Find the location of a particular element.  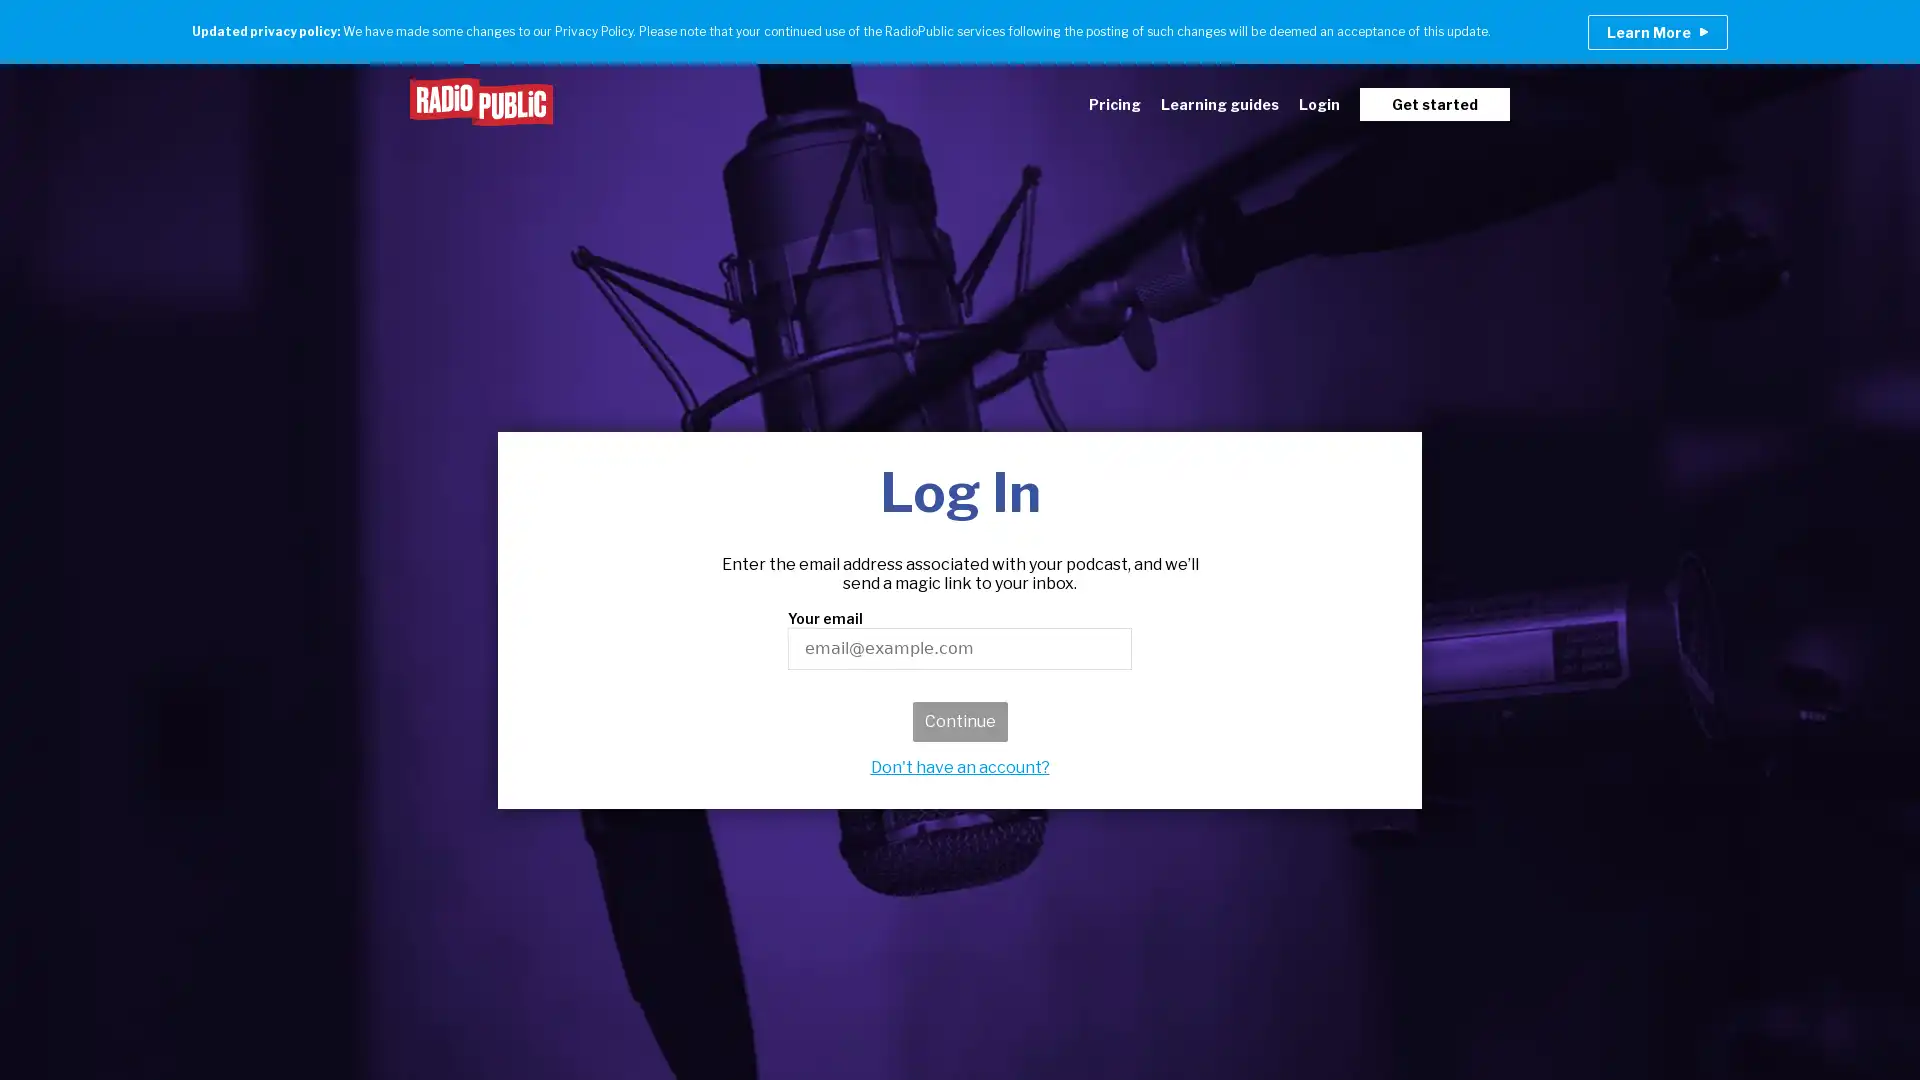

Continue is located at coordinates (958, 721).